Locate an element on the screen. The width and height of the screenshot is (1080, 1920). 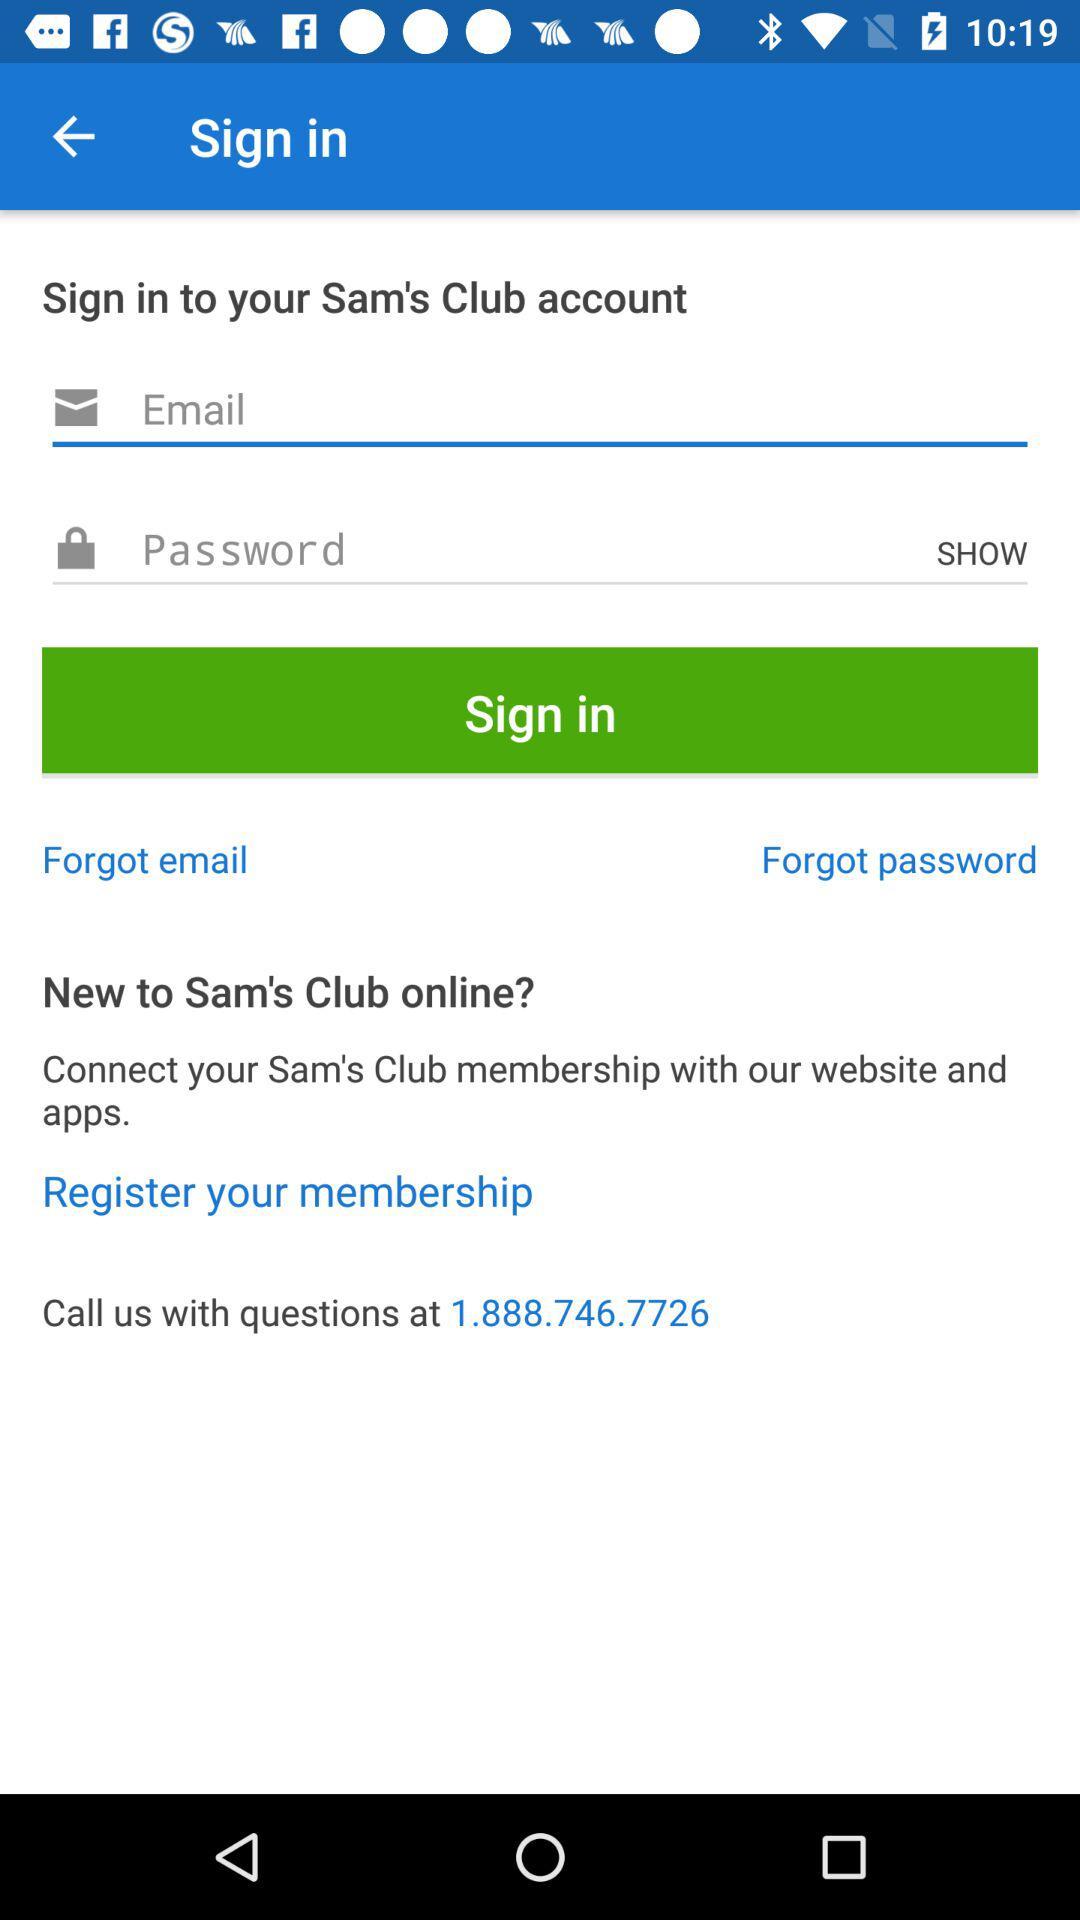
the forgot password item is located at coordinates (898, 858).